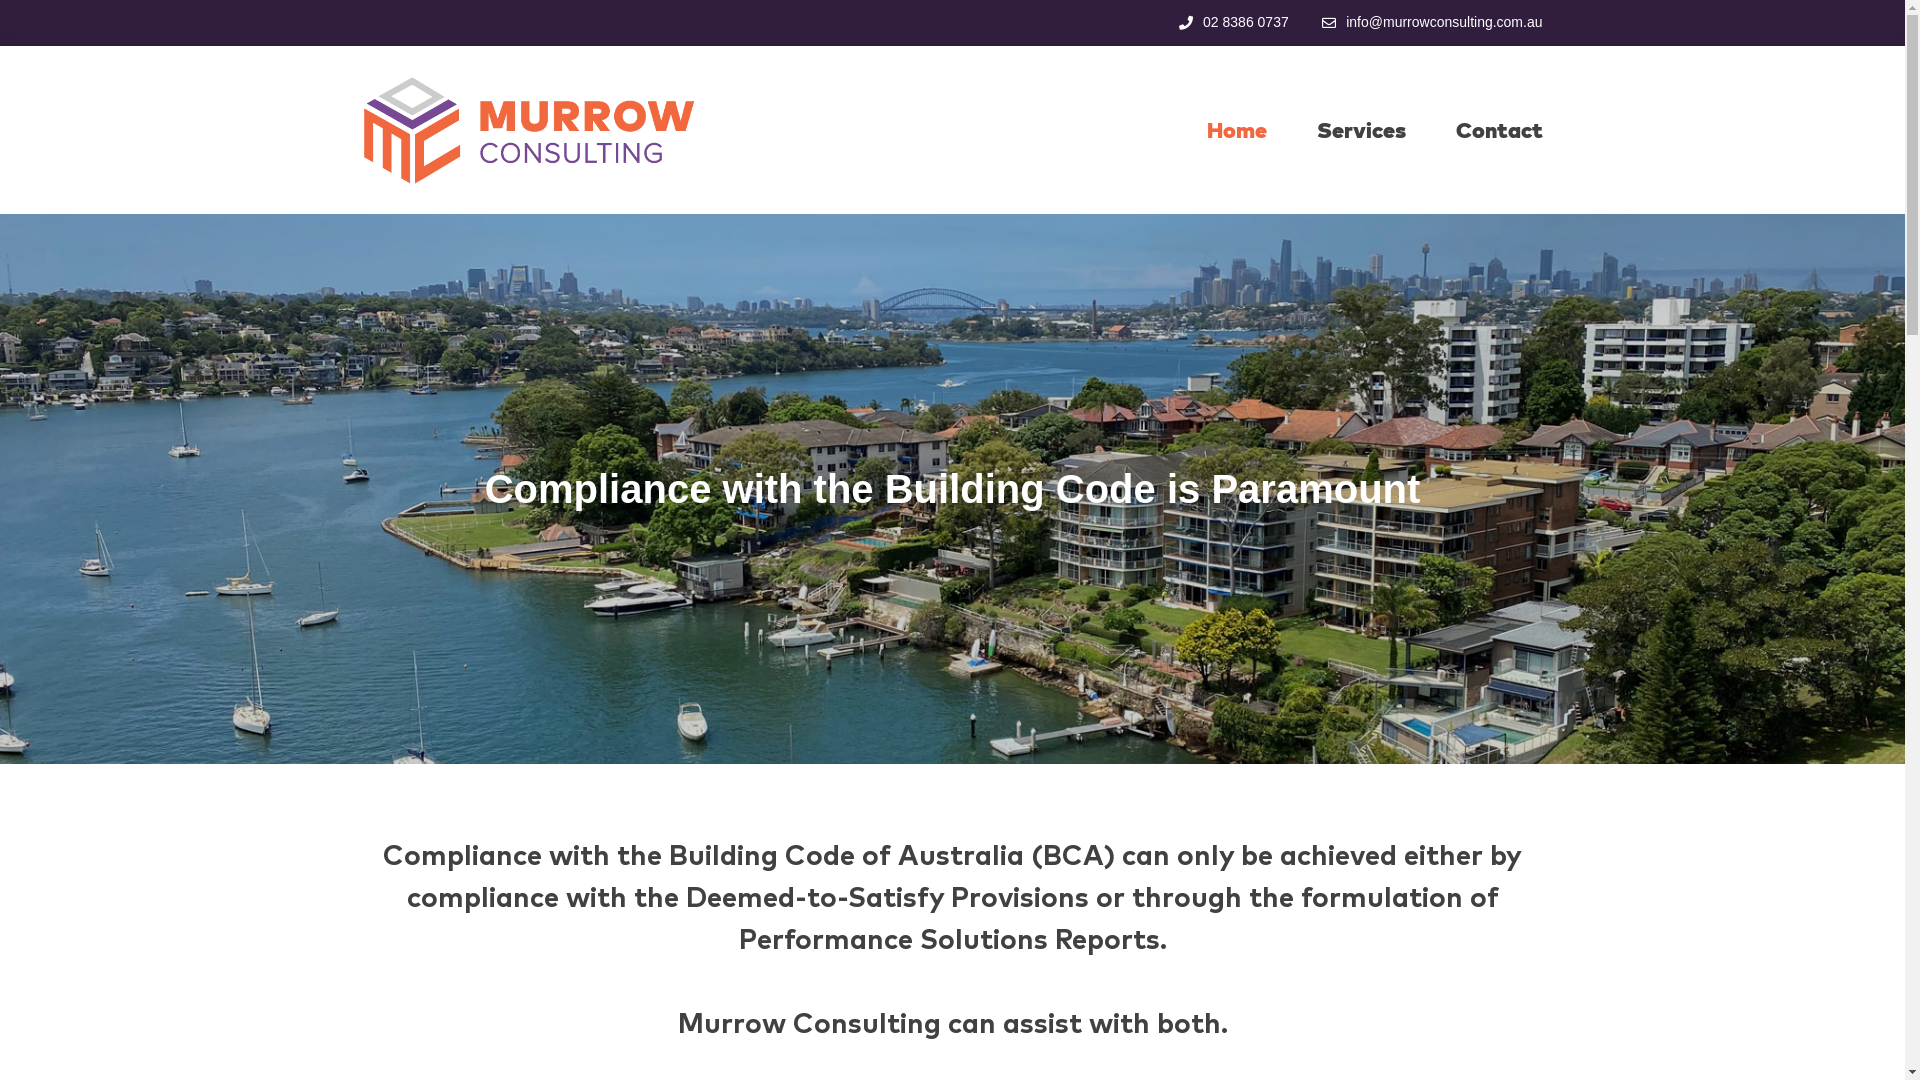  Describe the element at coordinates (1315, 130) in the screenshot. I see `'Services'` at that location.